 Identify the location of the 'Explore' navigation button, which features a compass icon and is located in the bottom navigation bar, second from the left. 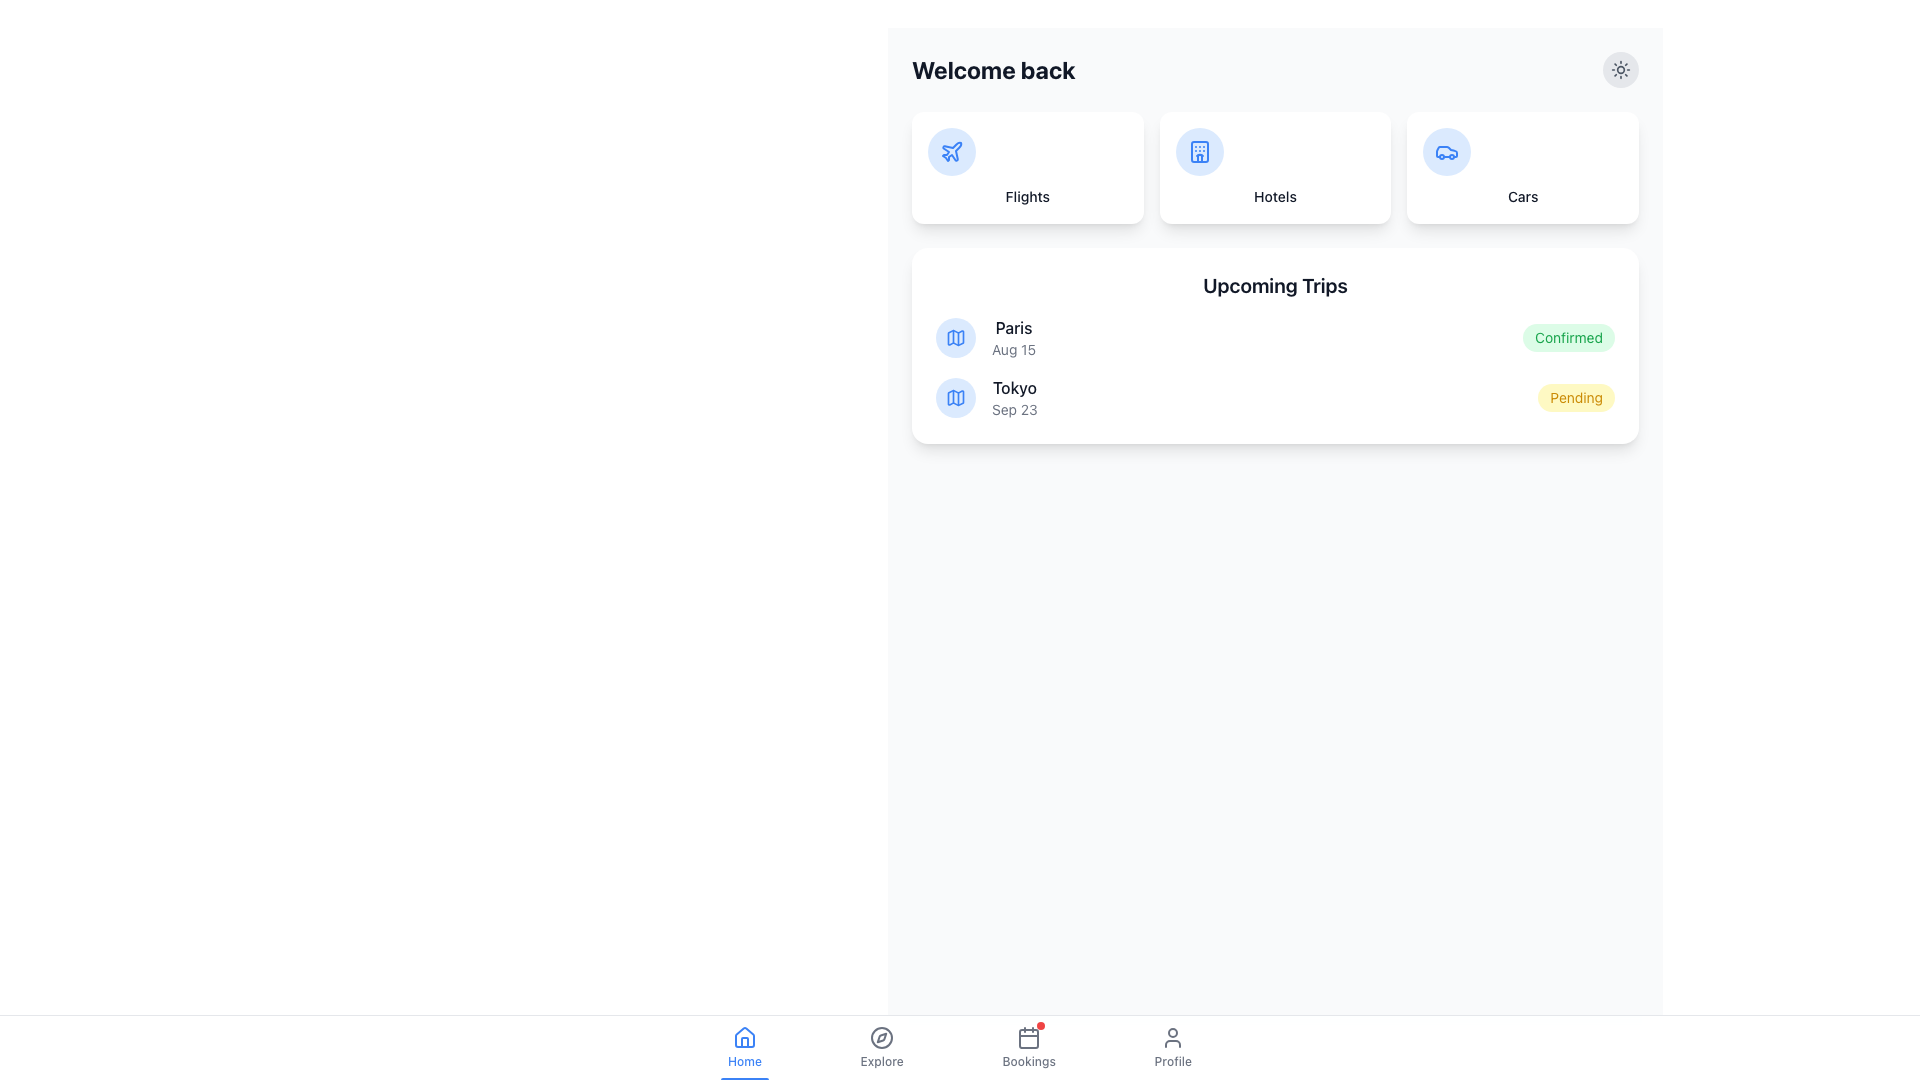
(881, 1047).